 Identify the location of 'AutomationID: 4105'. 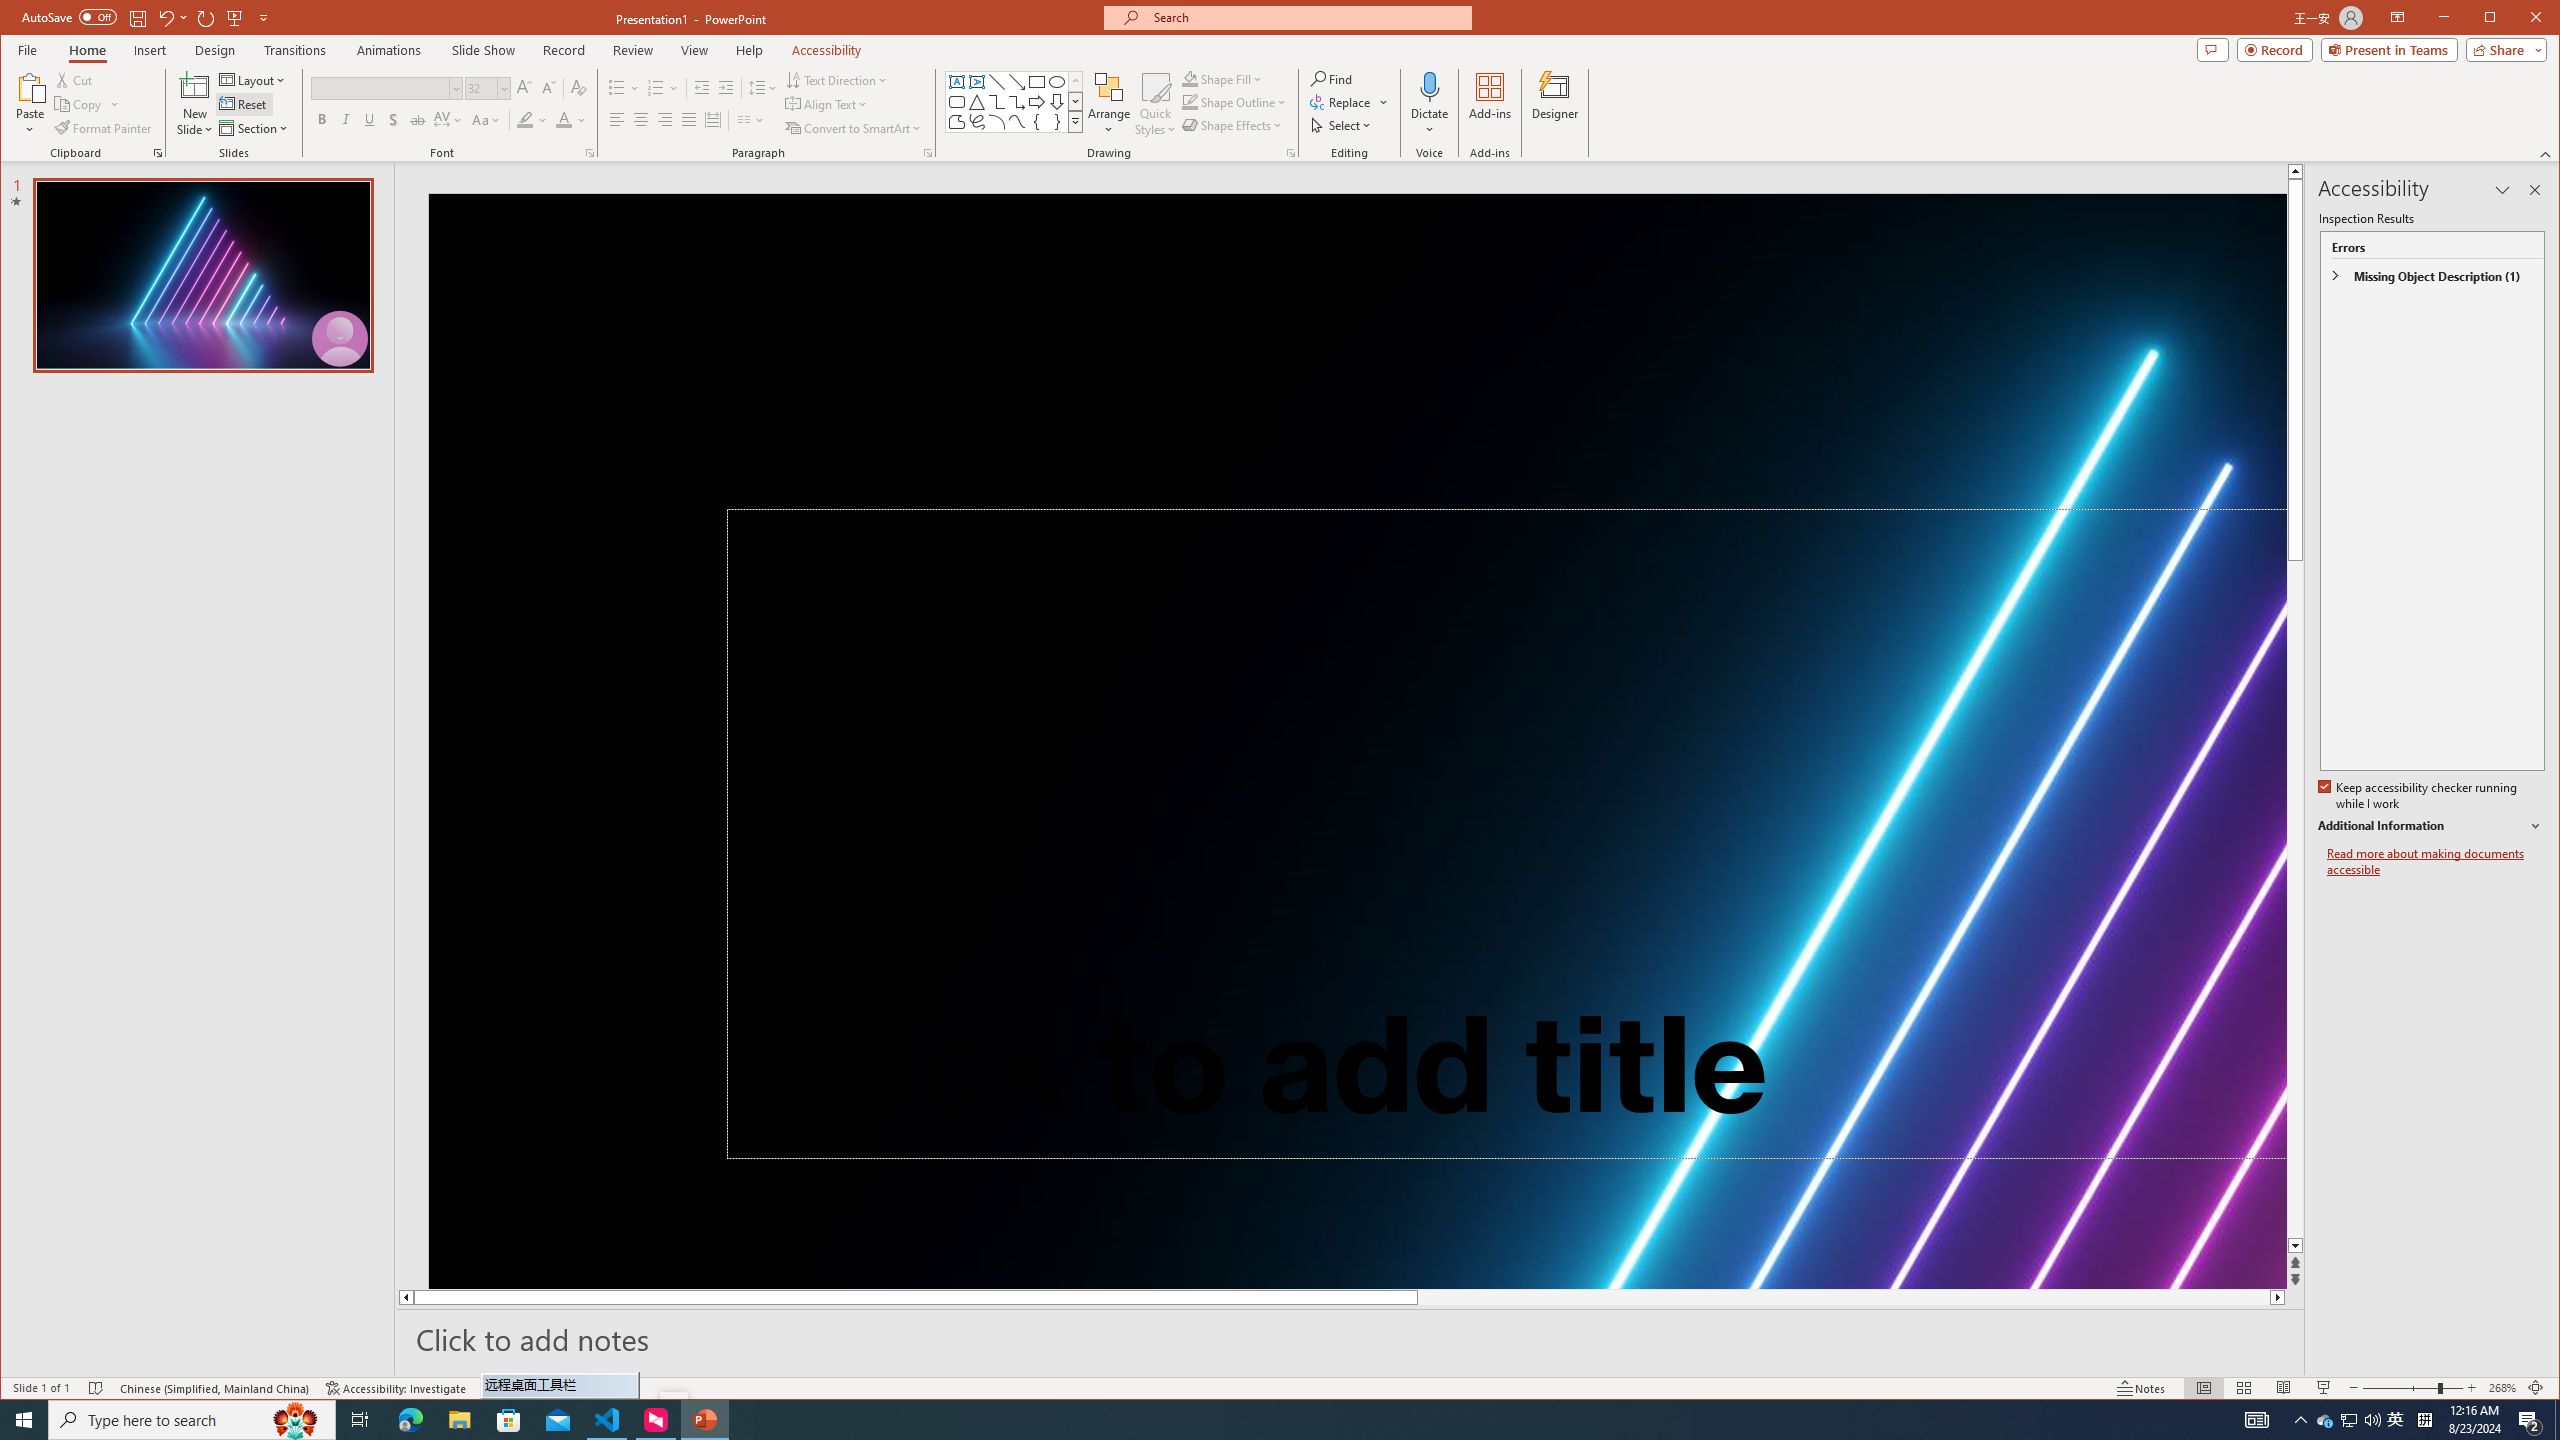
(2255, 1418).